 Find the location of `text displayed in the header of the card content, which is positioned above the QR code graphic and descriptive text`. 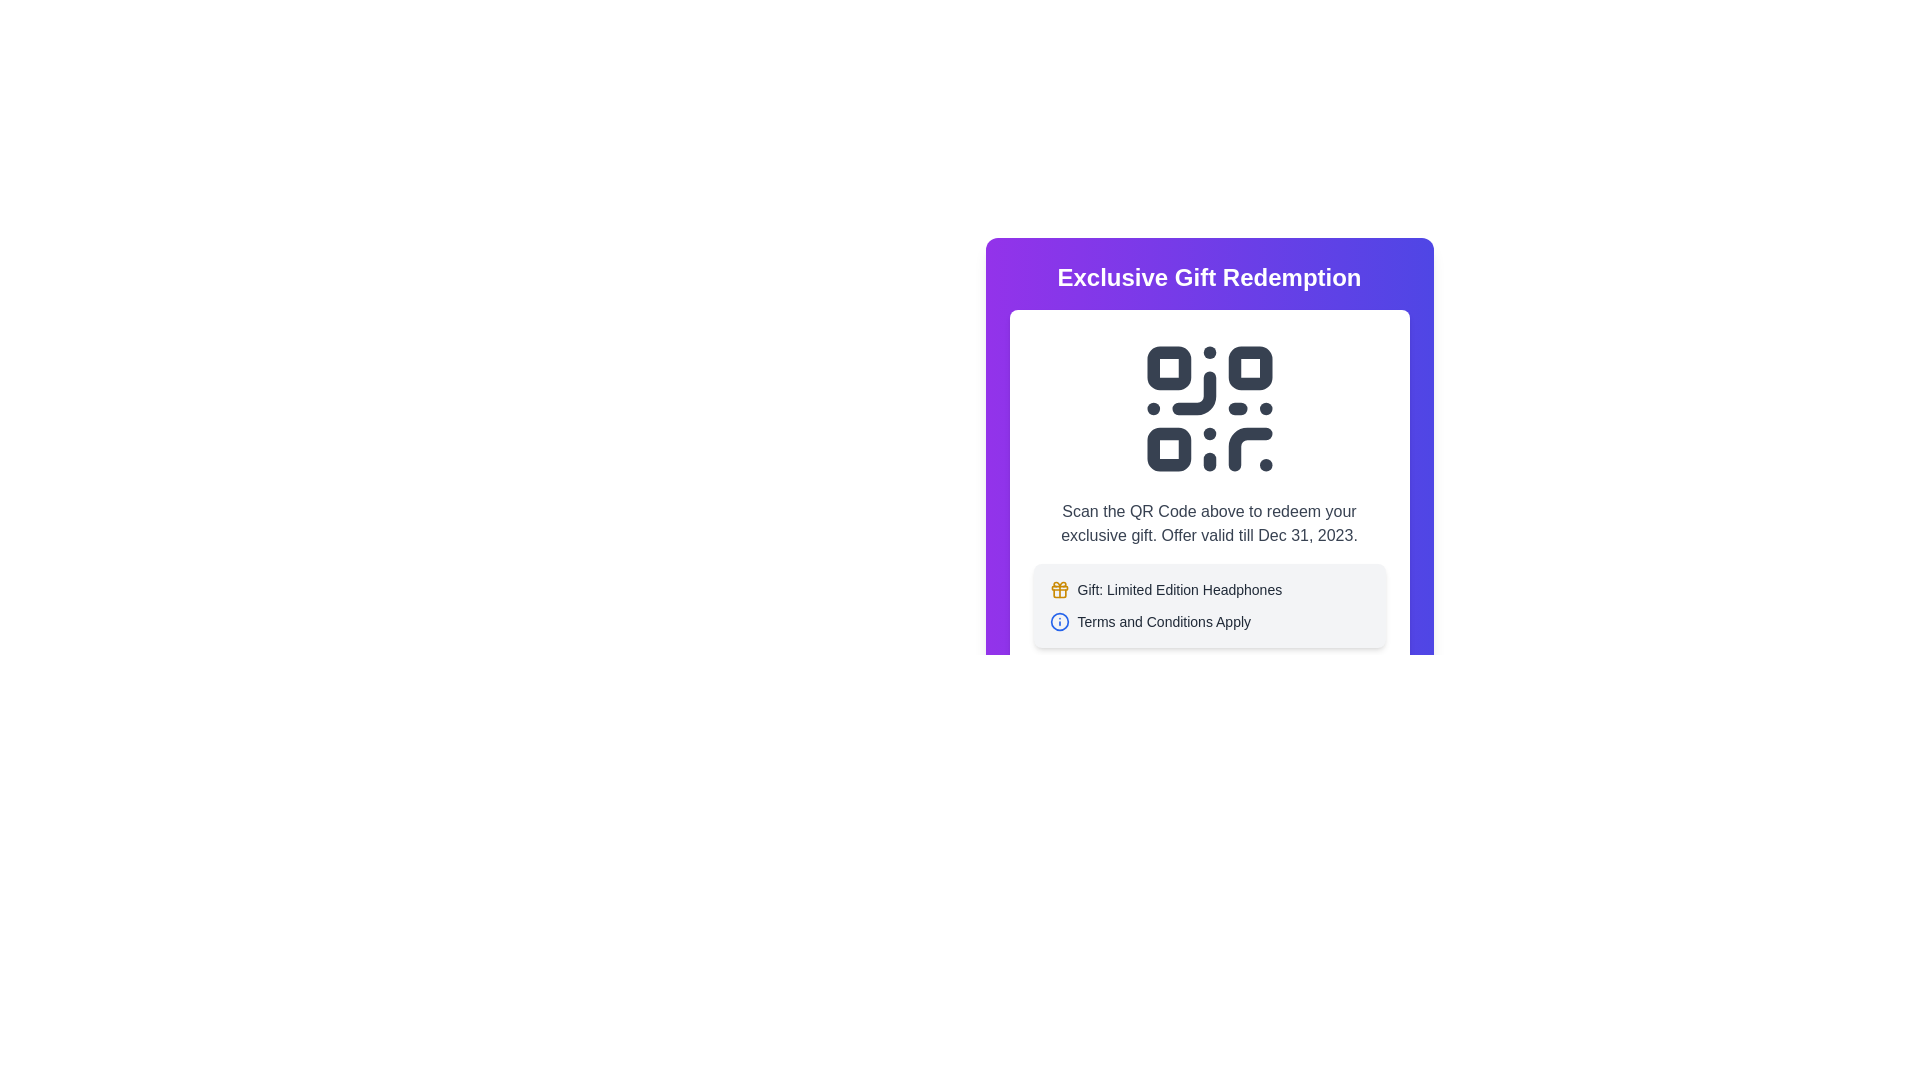

text displayed in the header of the card content, which is positioned above the QR code graphic and descriptive text is located at coordinates (1208, 277).